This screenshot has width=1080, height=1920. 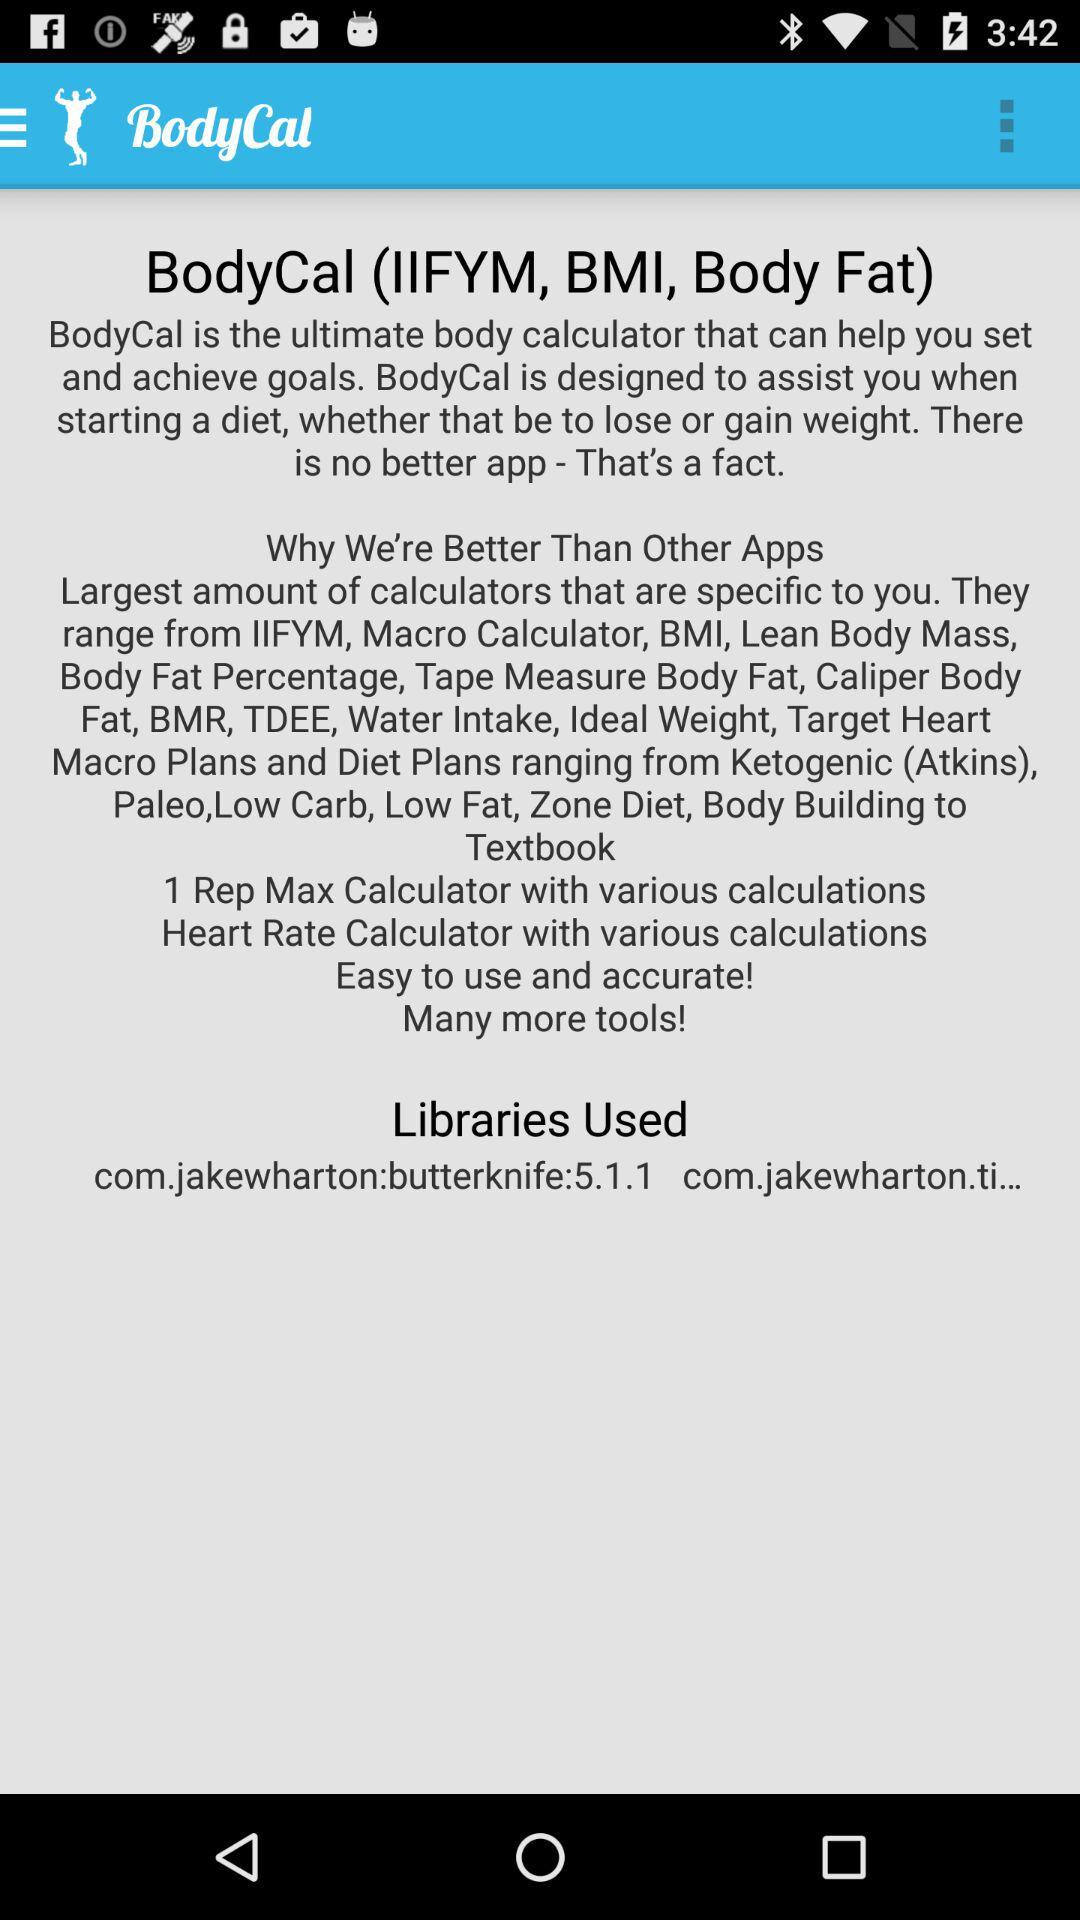 I want to click on item next to bodycal app, so click(x=1006, y=124).